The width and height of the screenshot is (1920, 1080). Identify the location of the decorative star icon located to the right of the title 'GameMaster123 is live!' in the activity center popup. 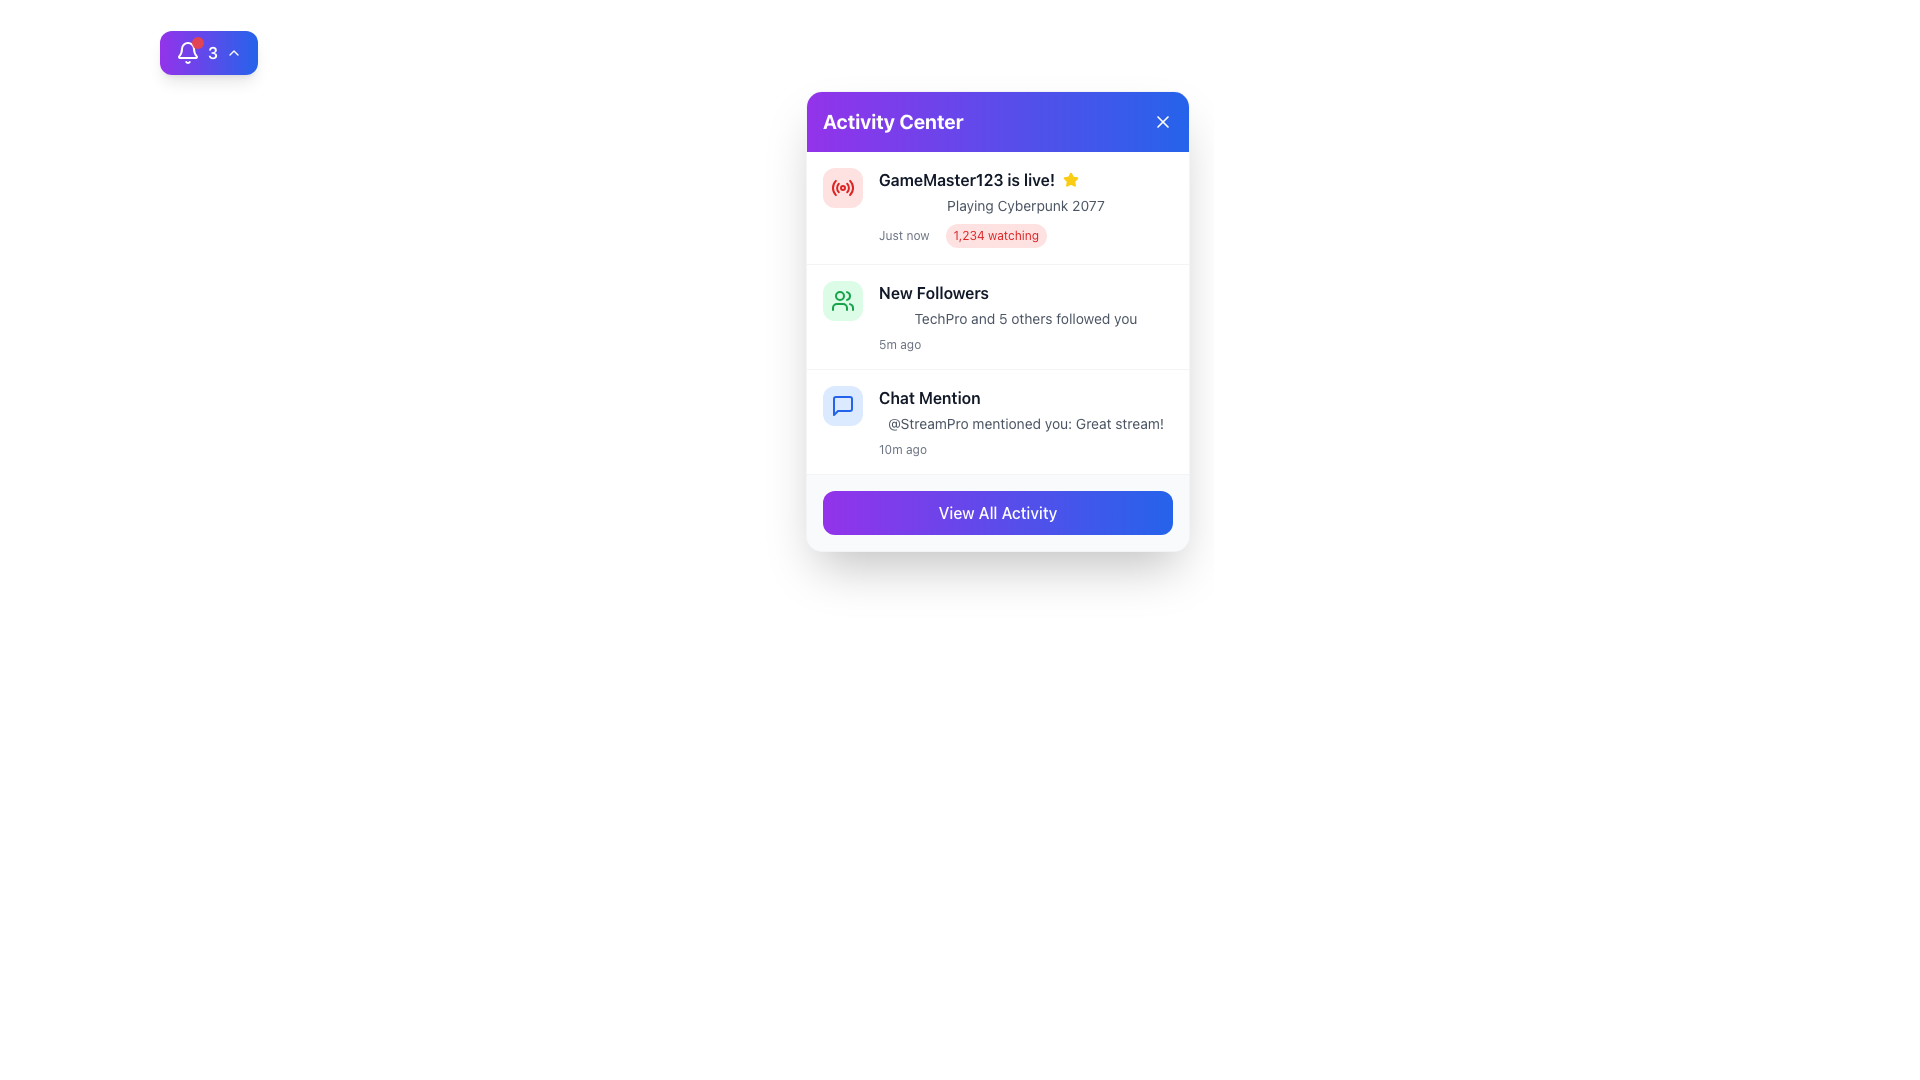
(1069, 178).